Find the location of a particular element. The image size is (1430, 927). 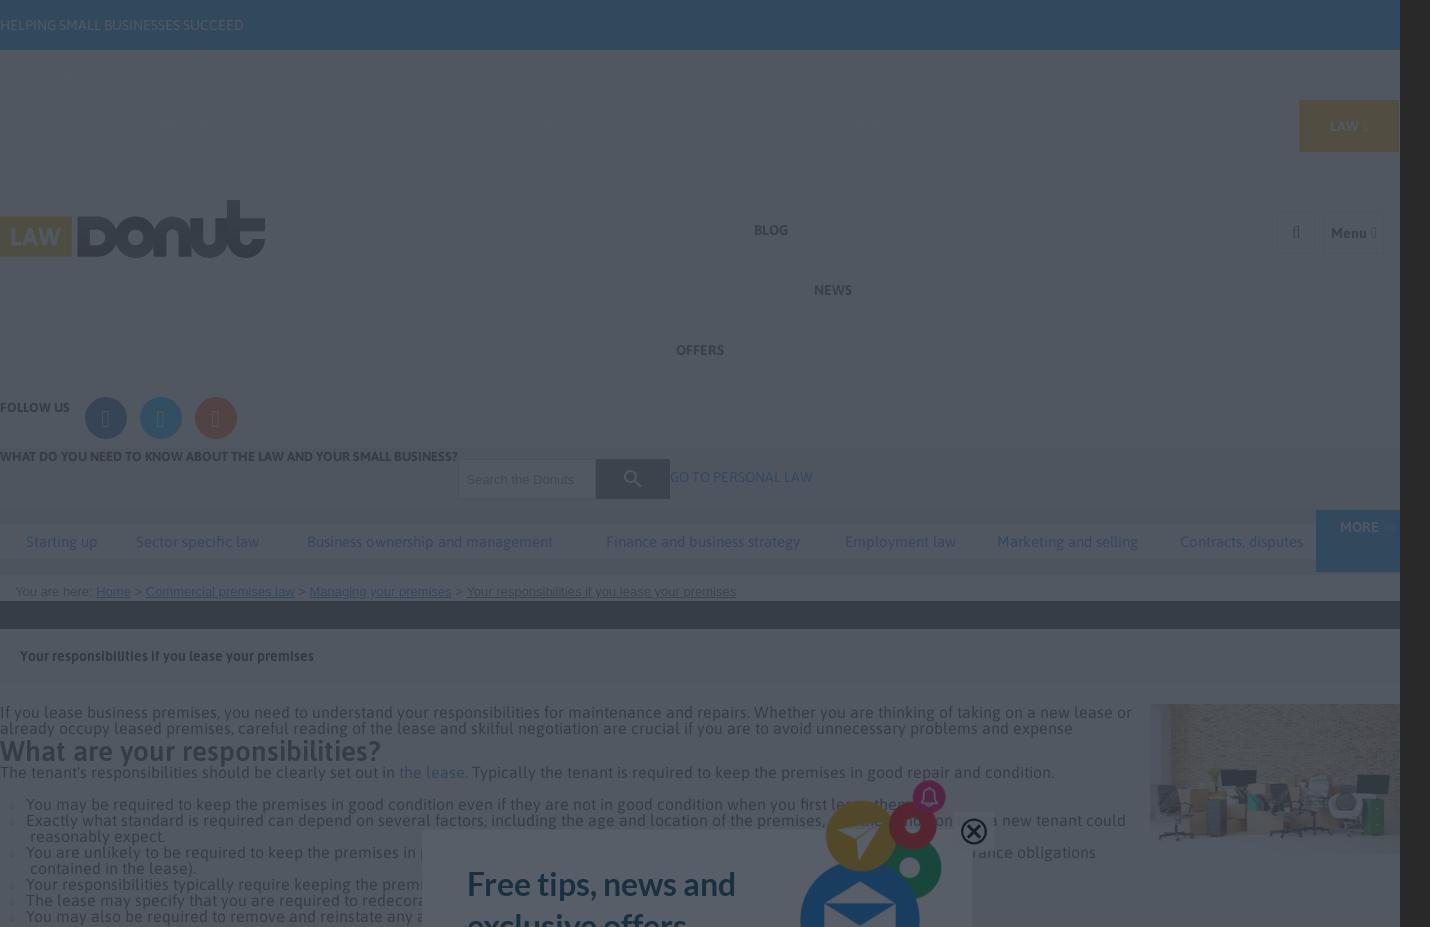

'Commercial premises law' is located at coordinates (144, 591).